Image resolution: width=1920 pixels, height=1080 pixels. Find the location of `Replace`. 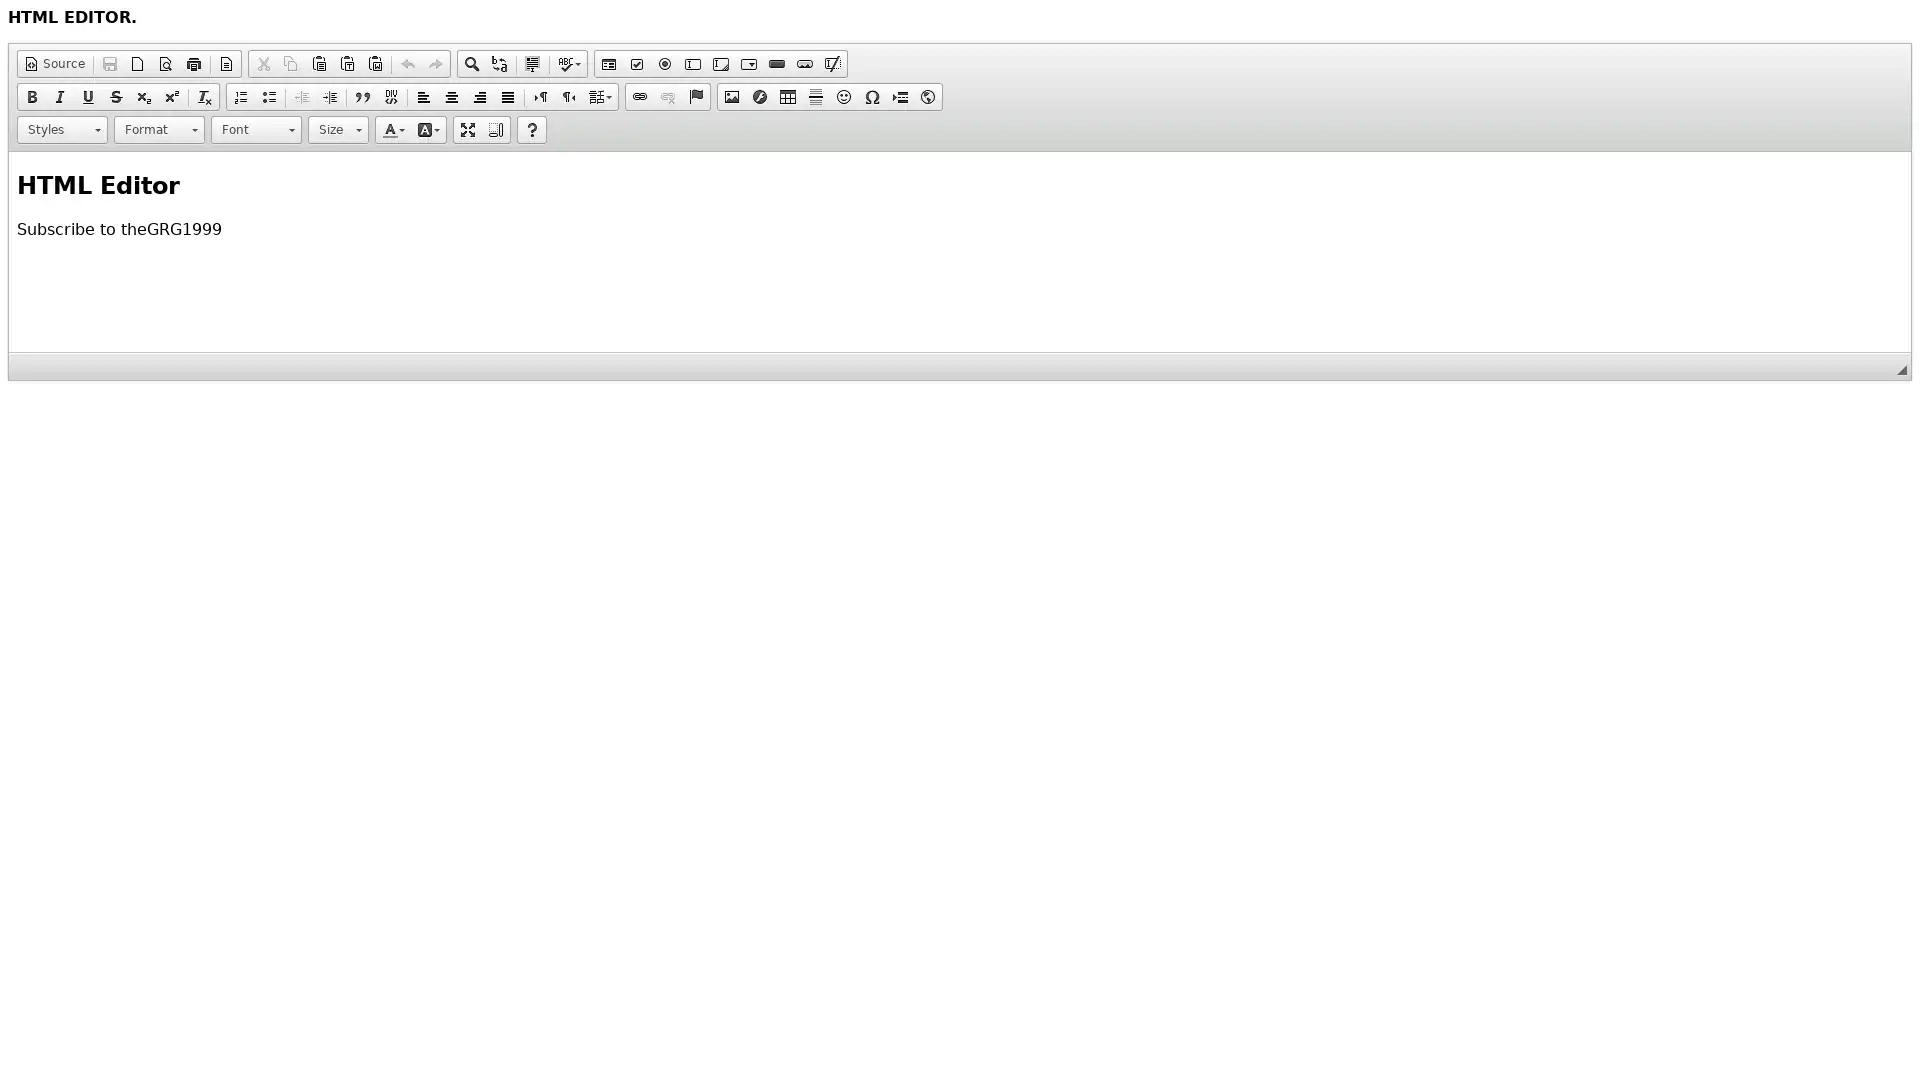

Replace is located at coordinates (499, 63).